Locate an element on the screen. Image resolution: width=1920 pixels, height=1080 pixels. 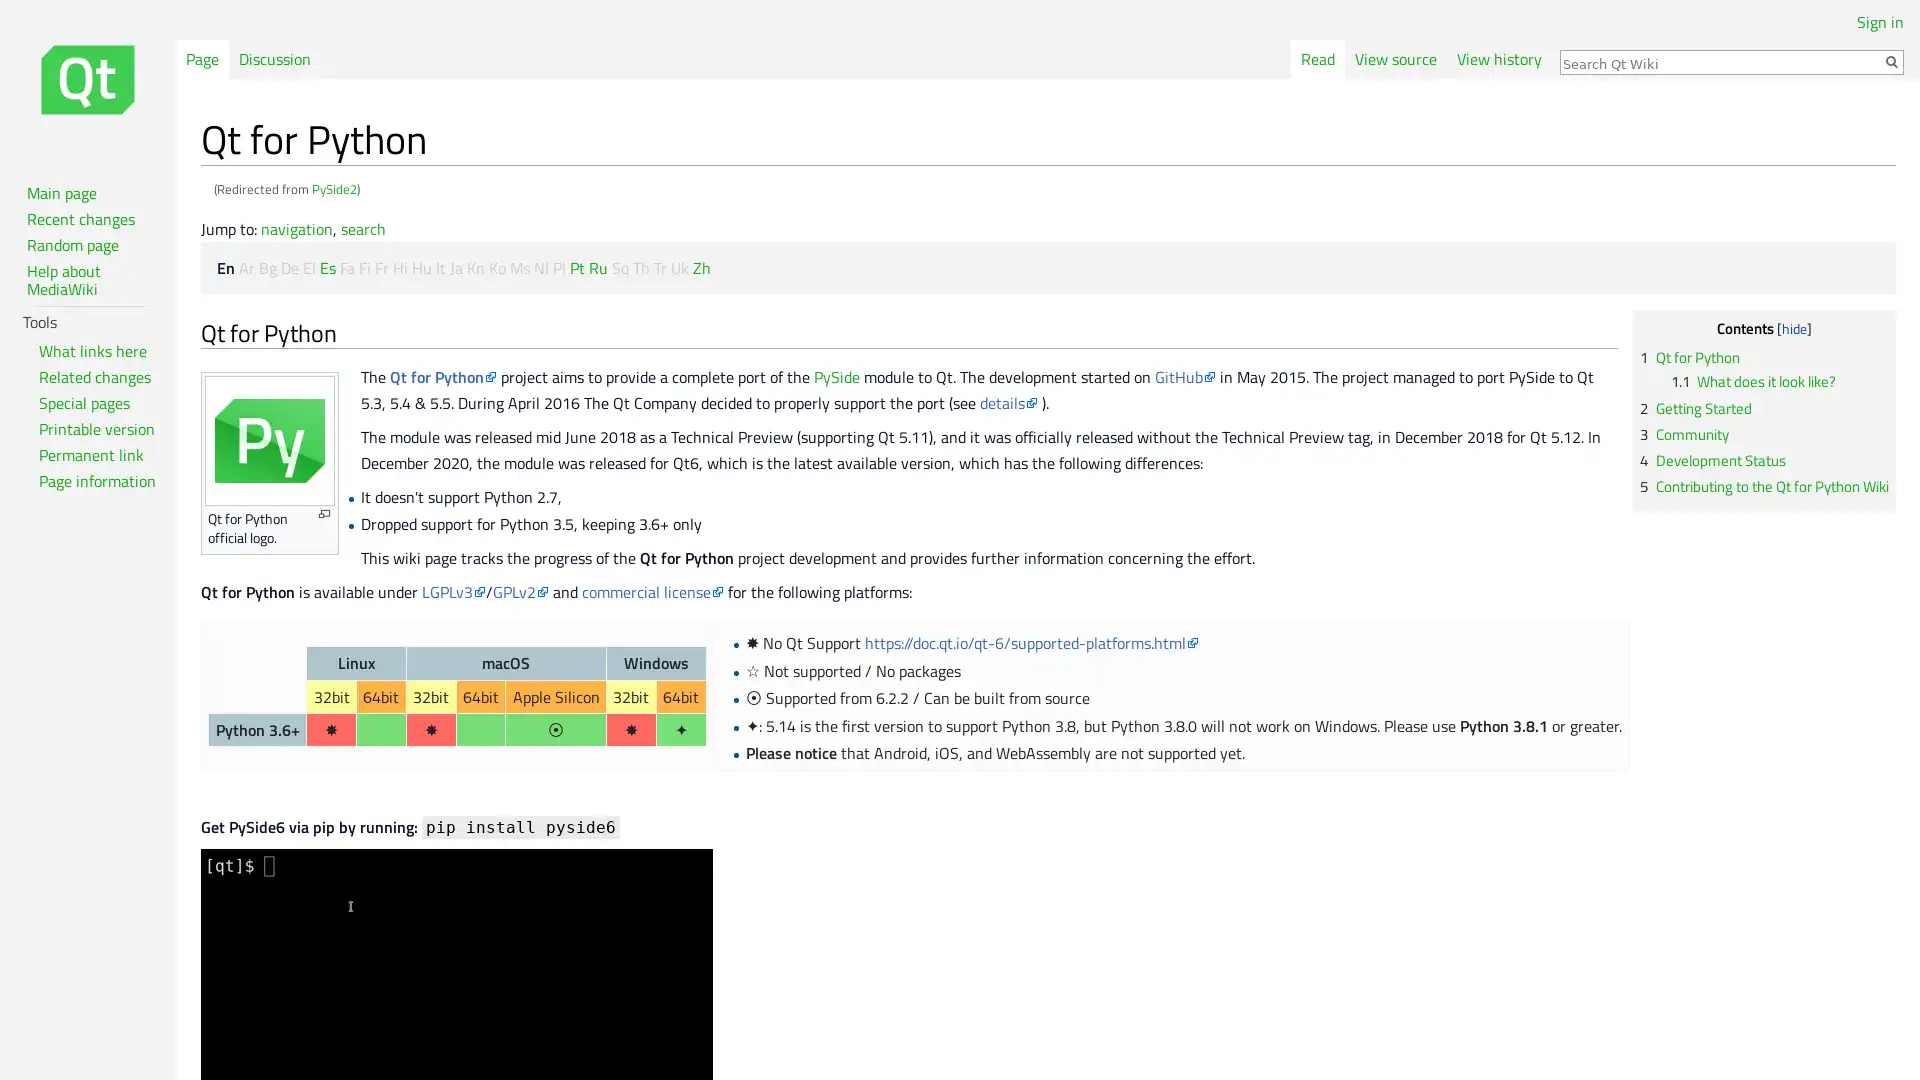
Go is located at coordinates (1890, 60).